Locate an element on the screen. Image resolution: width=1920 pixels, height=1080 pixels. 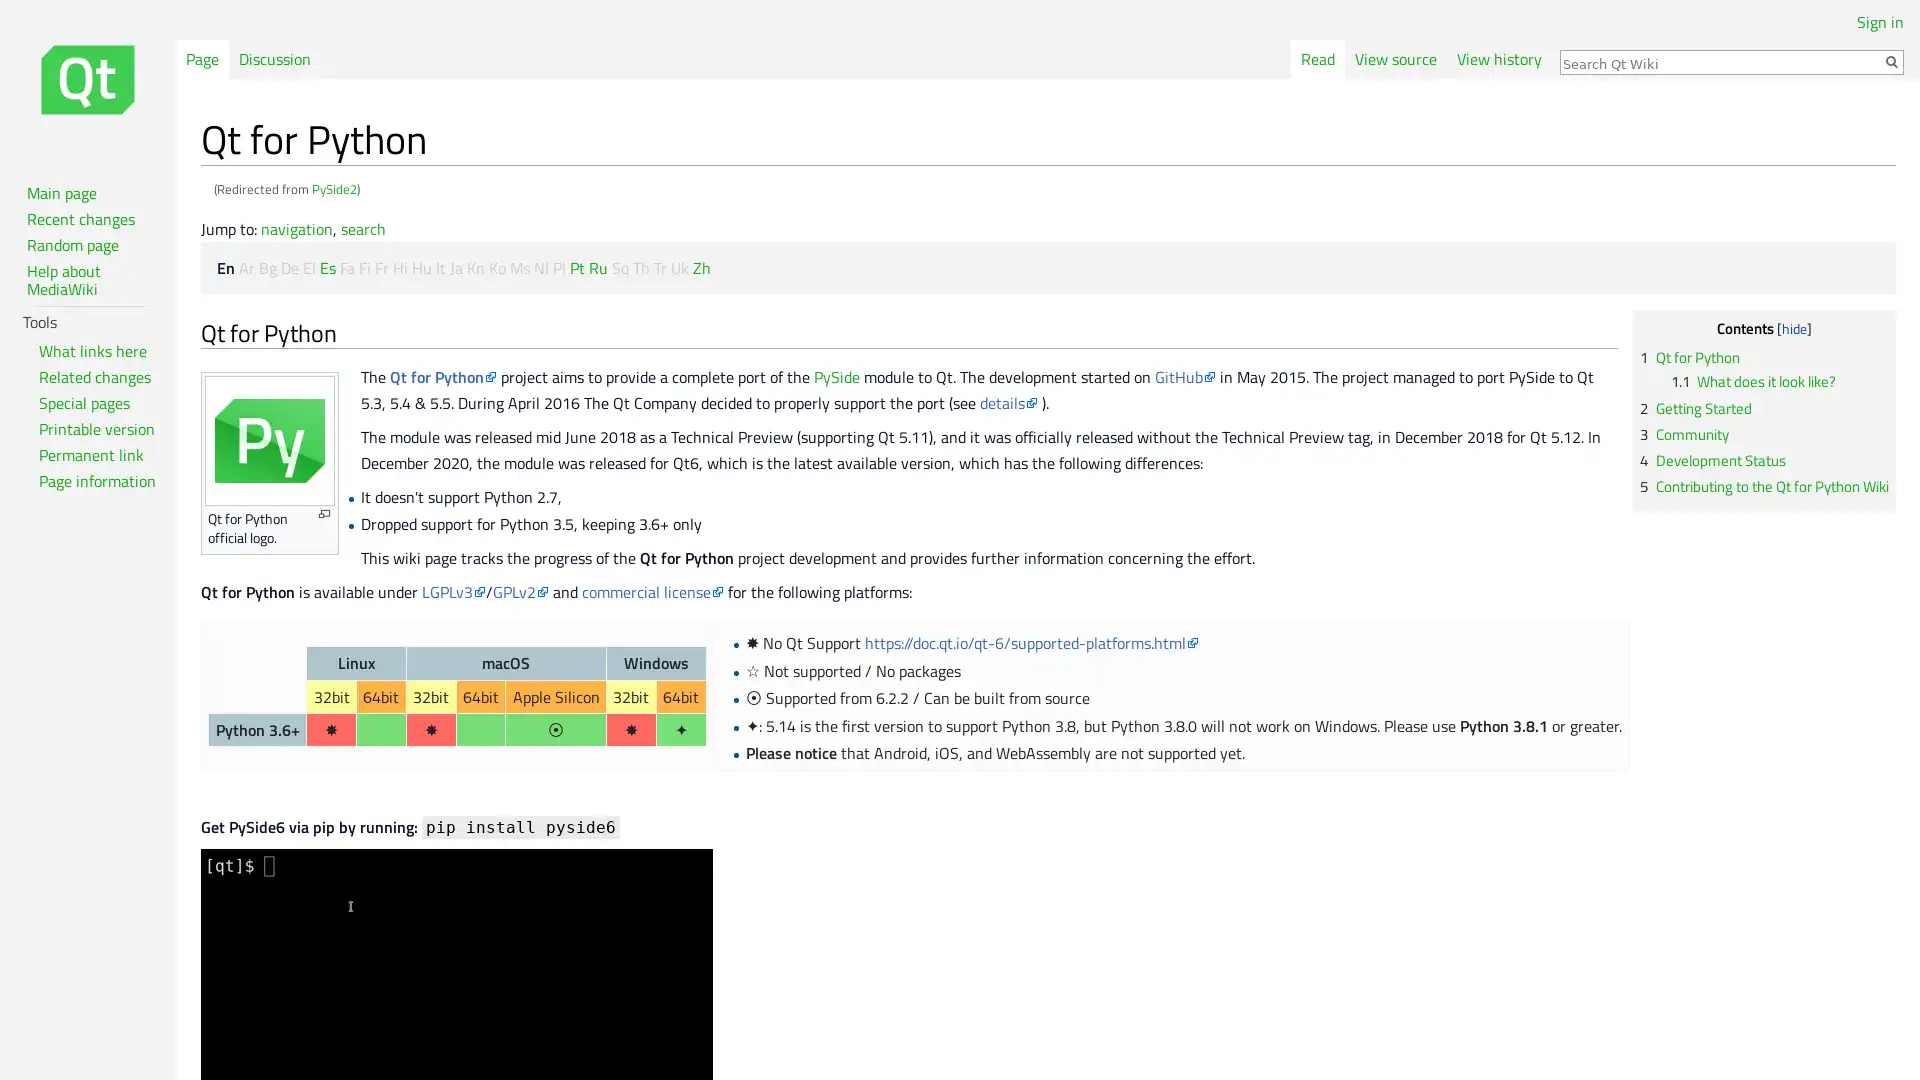
Go is located at coordinates (1890, 60).